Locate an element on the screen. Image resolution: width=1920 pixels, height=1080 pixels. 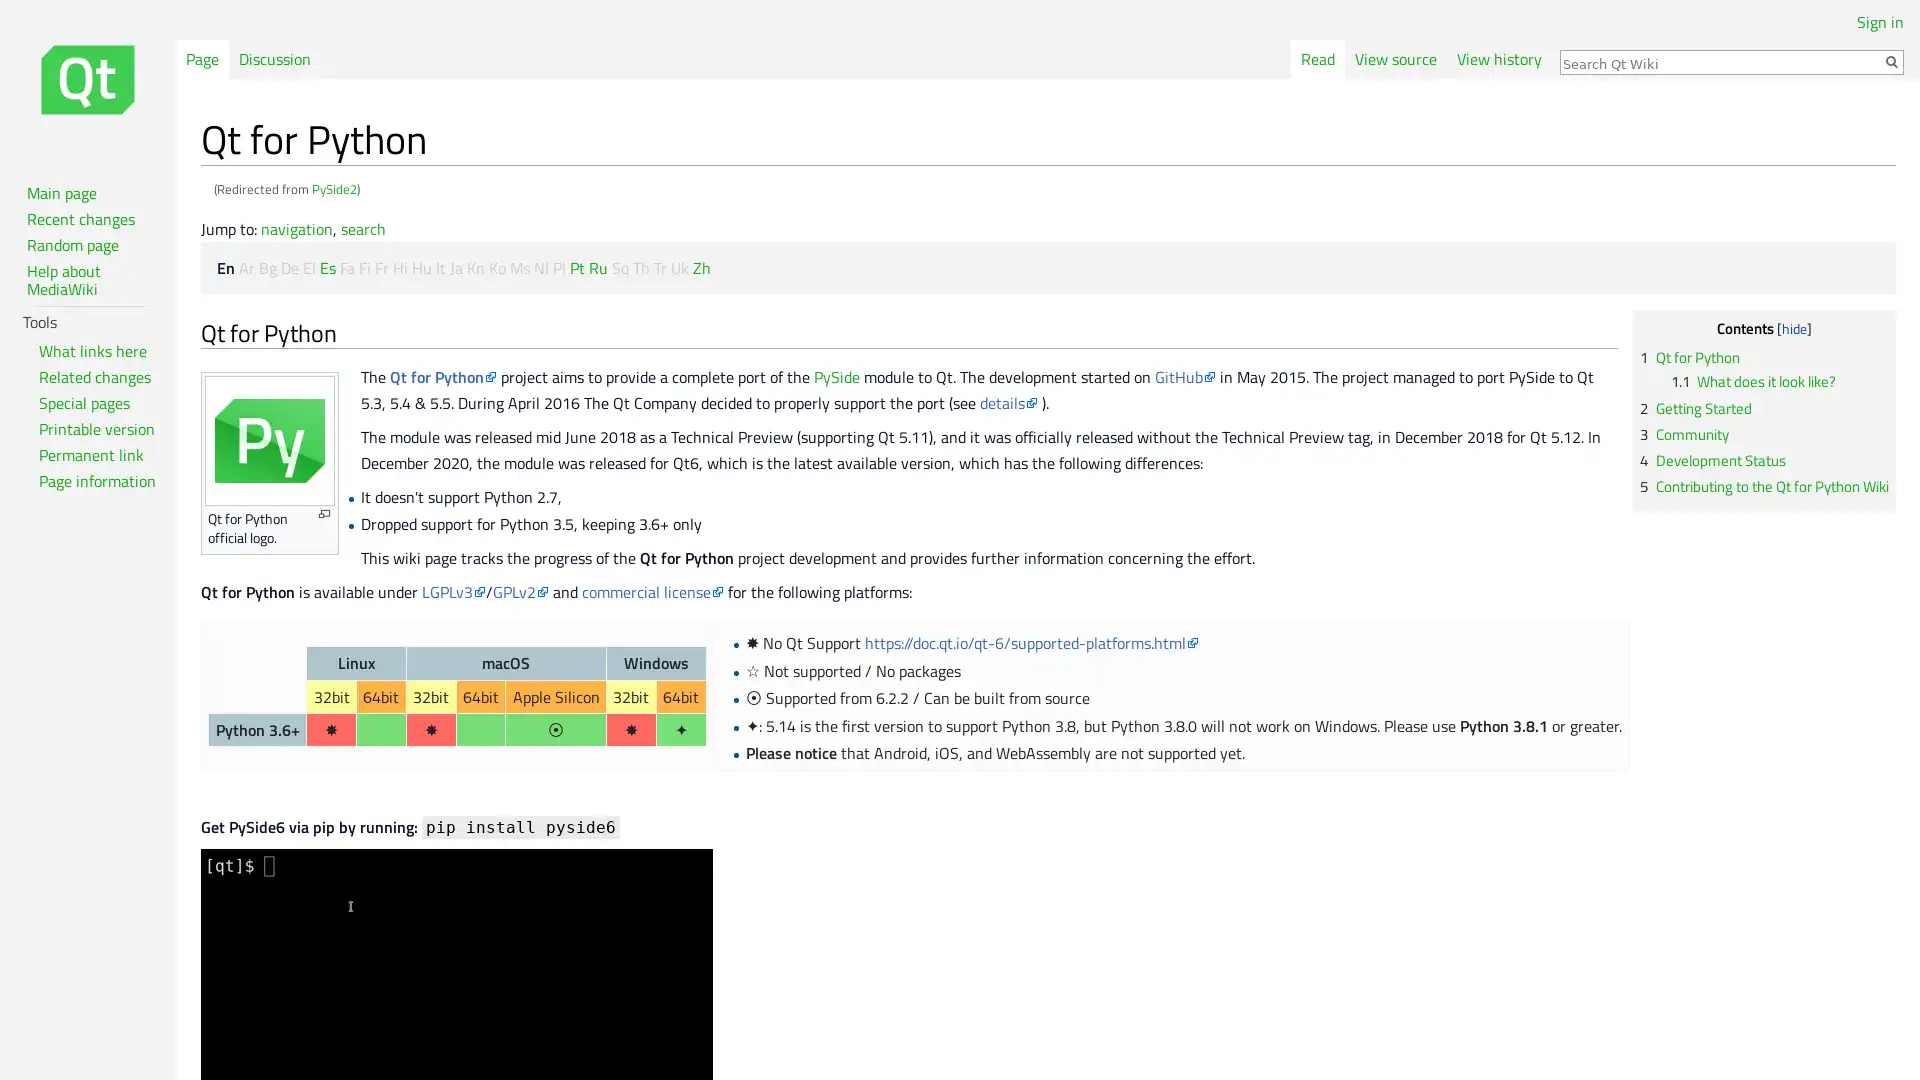
Go is located at coordinates (1890, 60).